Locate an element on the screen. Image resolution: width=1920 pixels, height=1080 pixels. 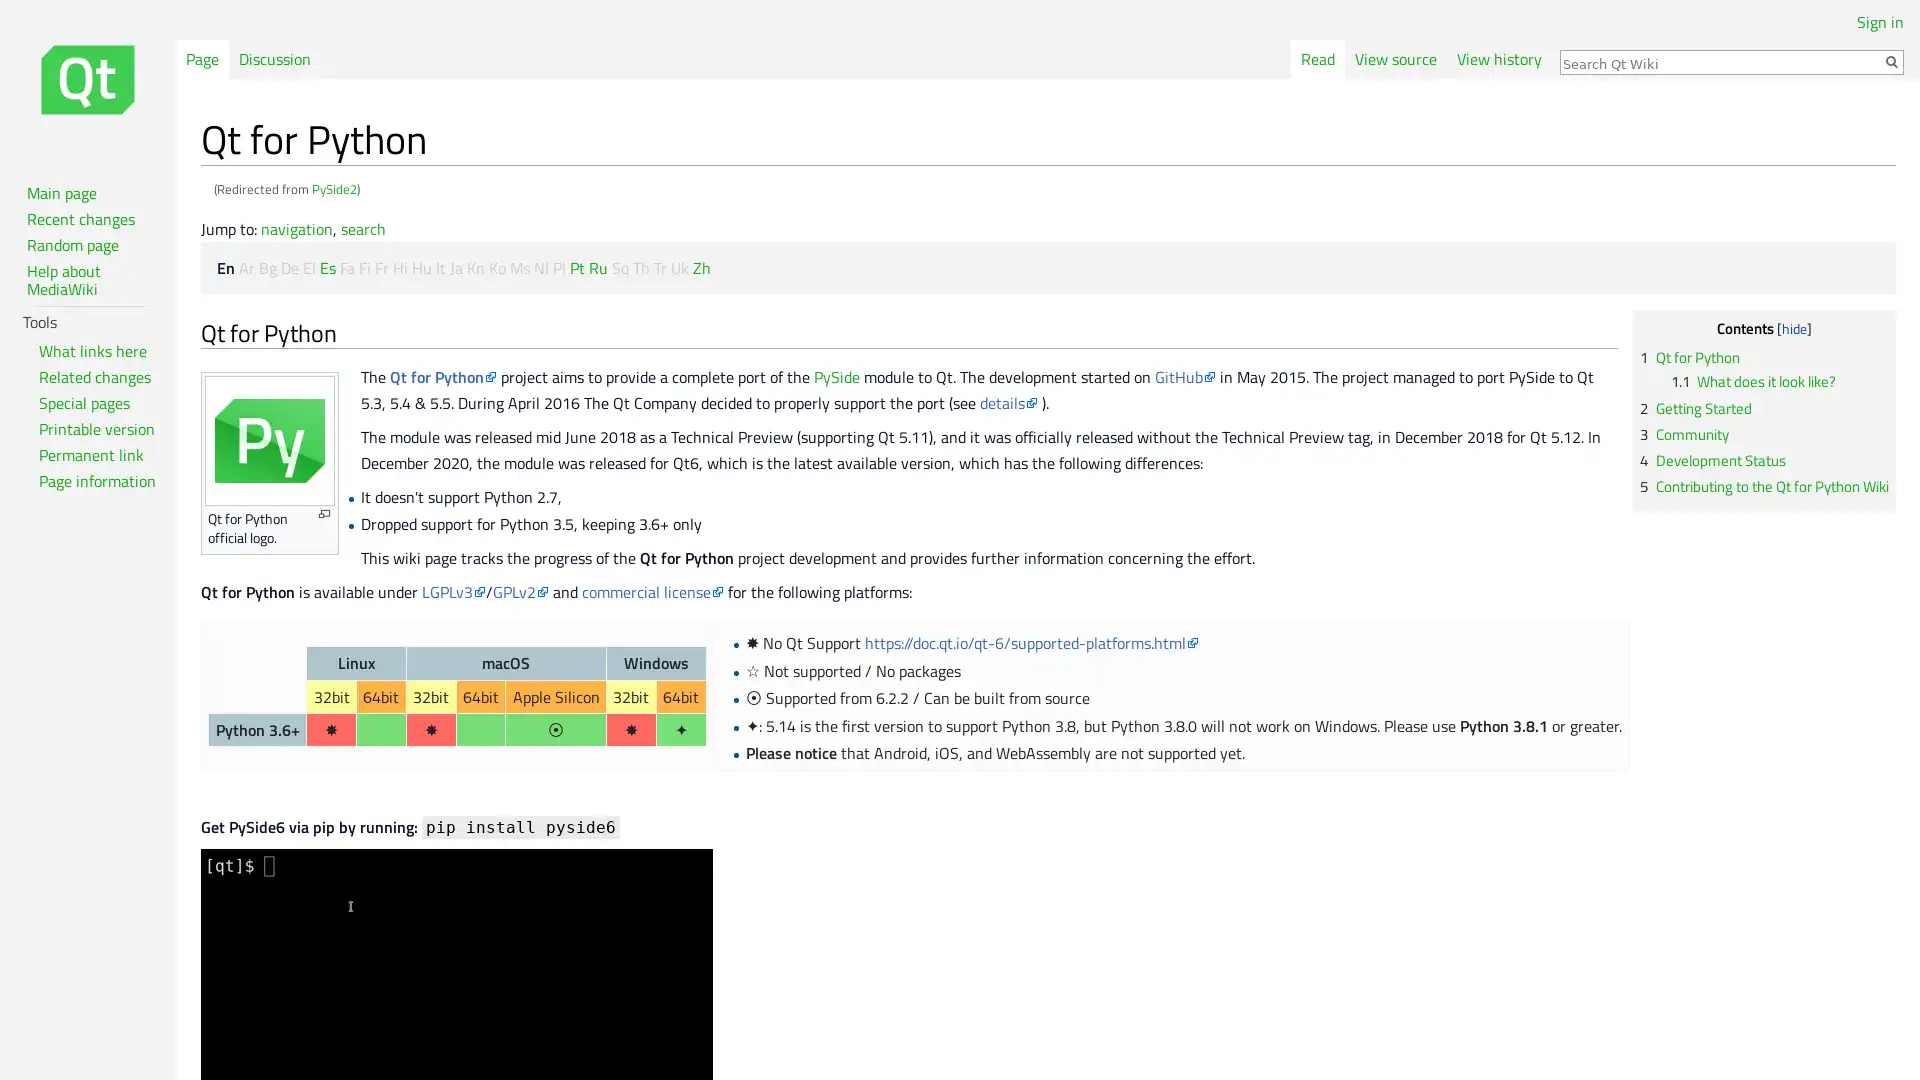
Go is located at coordinates (1890, 60).